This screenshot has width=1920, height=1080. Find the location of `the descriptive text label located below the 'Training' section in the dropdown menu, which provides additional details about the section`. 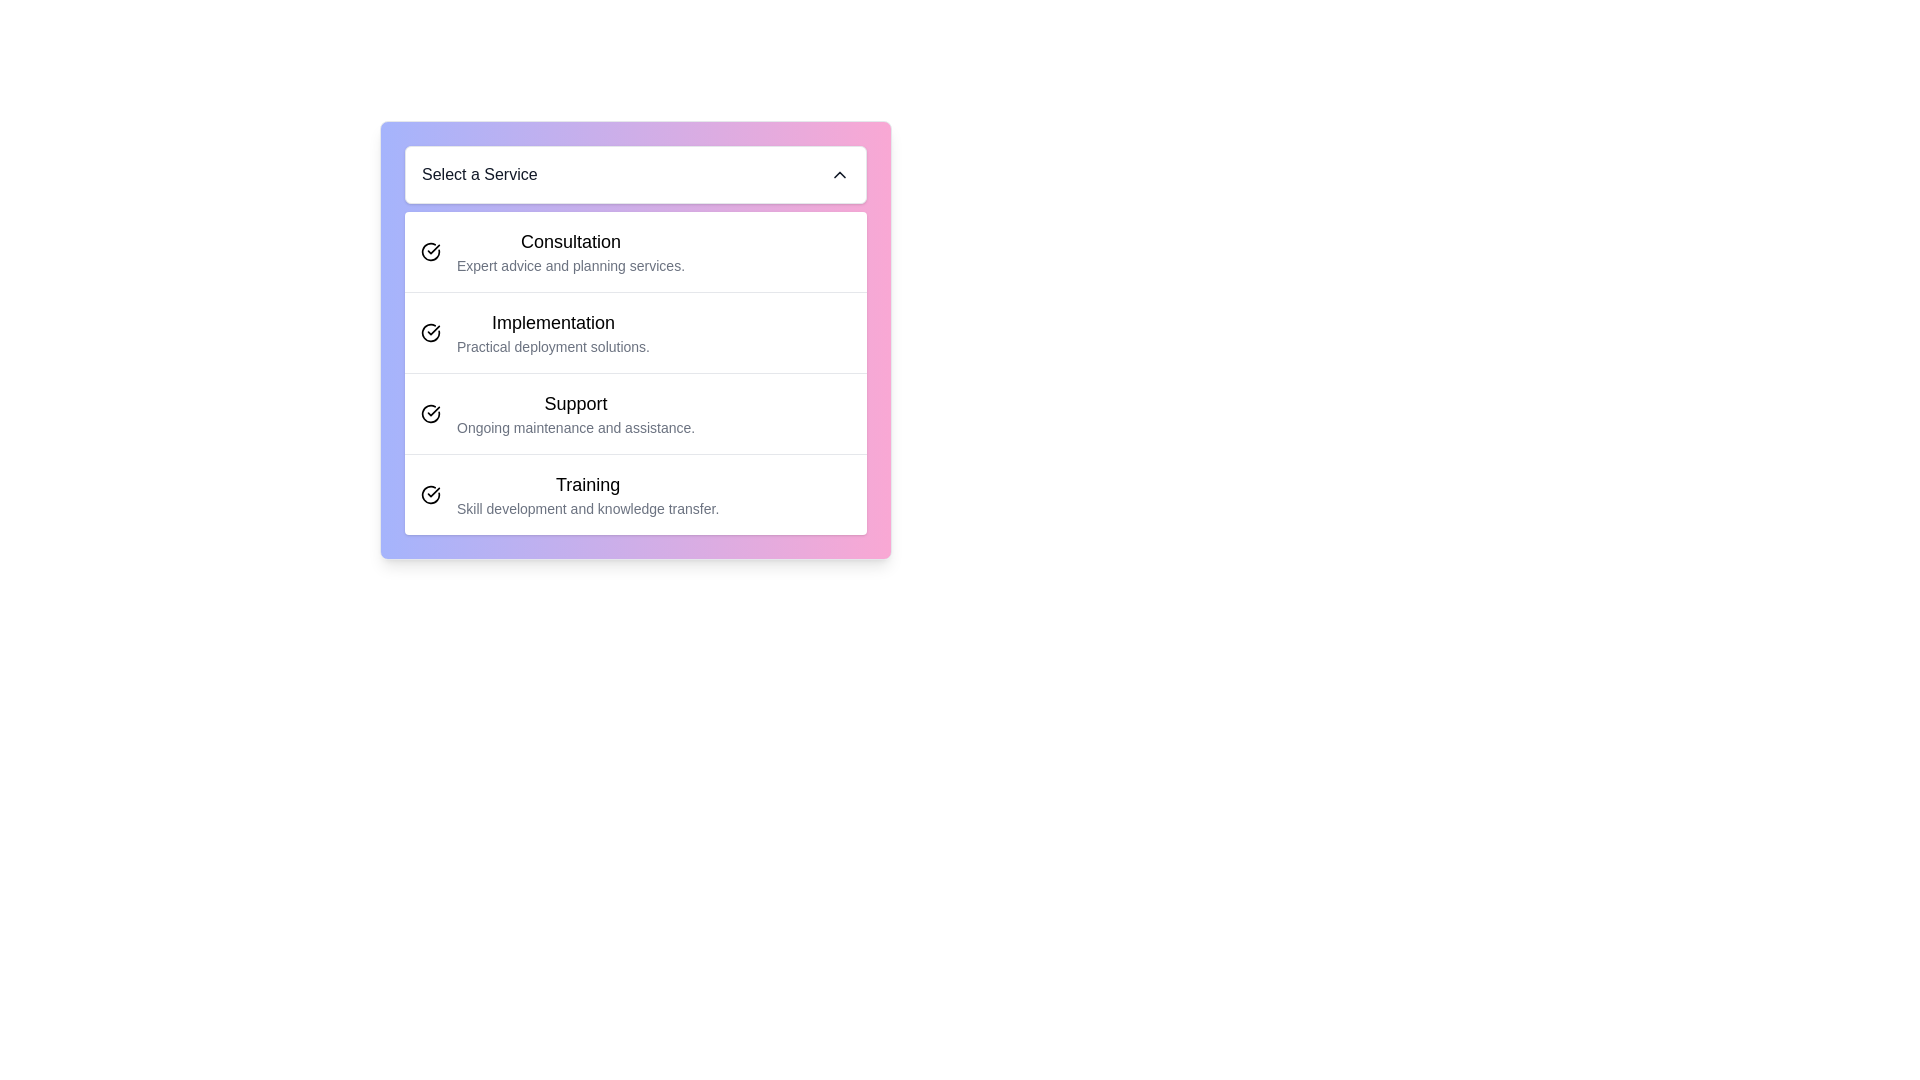

the descriptive text label located below the 'Training' section in the dropdown menu, which provides additional details about the section is located at coordinates (587, 508).